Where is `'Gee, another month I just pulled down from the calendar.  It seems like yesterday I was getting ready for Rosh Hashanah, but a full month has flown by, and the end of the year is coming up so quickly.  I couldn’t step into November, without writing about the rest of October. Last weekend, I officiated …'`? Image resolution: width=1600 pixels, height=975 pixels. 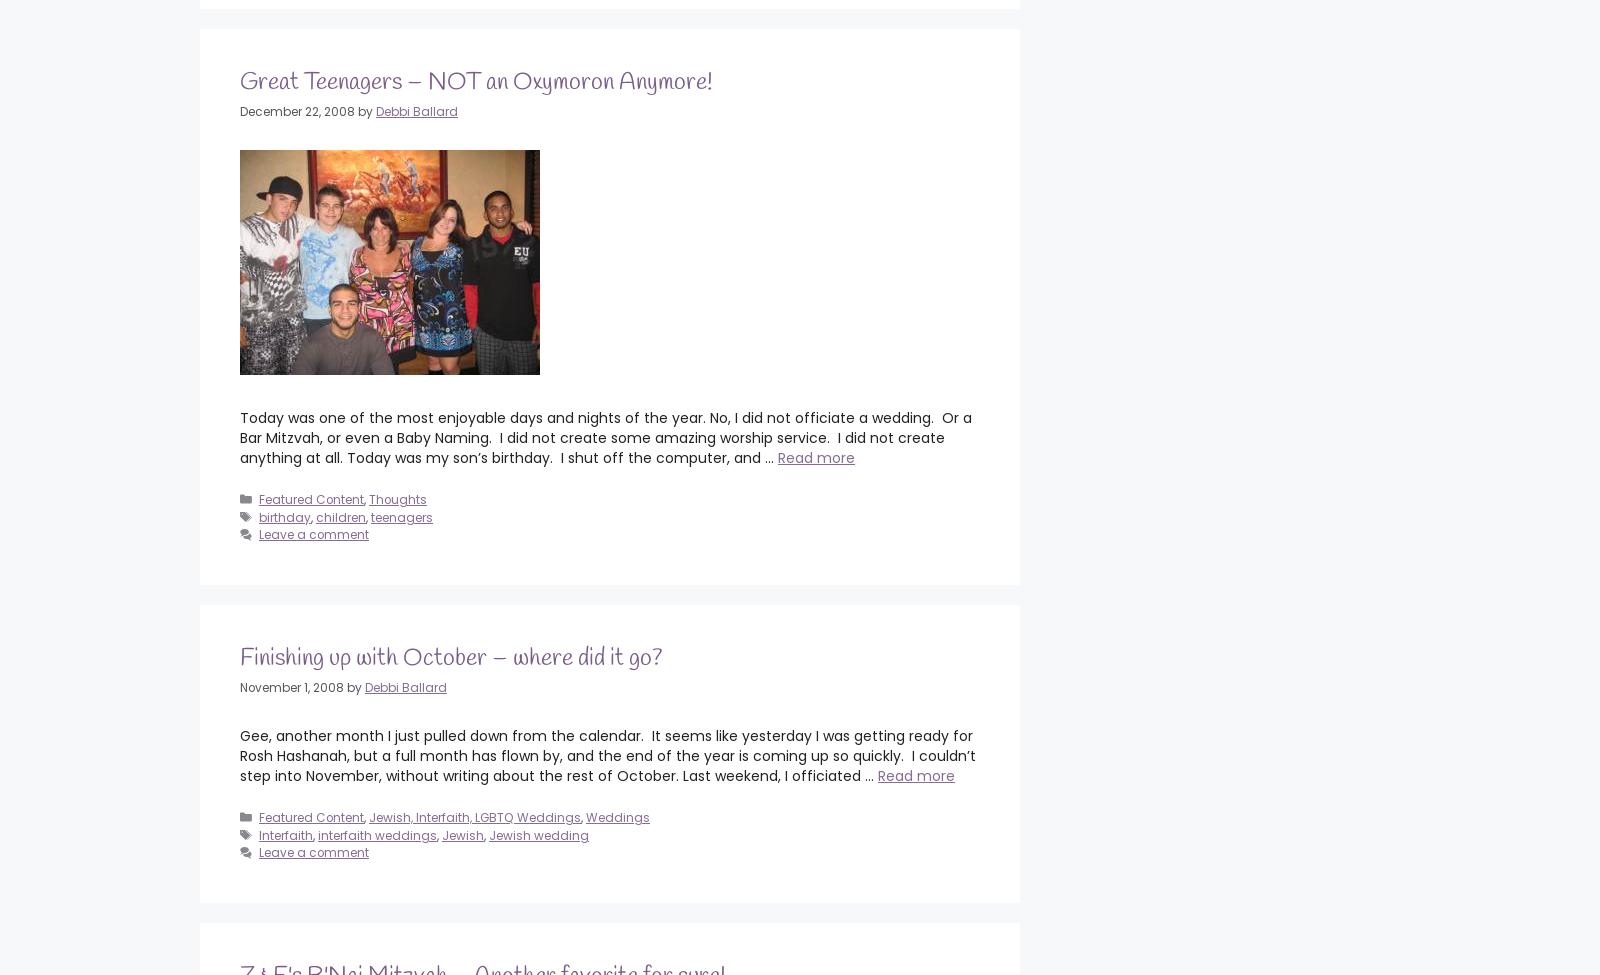 'Gee, another month I just pulled down from the calendar.  It seems like yesterday I was getting ready for Rosh Hashanah, but a full month has flown by, and the end of the year is coming up so quickly.  I couldn’t step into November, without writing about the rest of October. Last weekend, I officiated …' is located at coordinates (608, 754).